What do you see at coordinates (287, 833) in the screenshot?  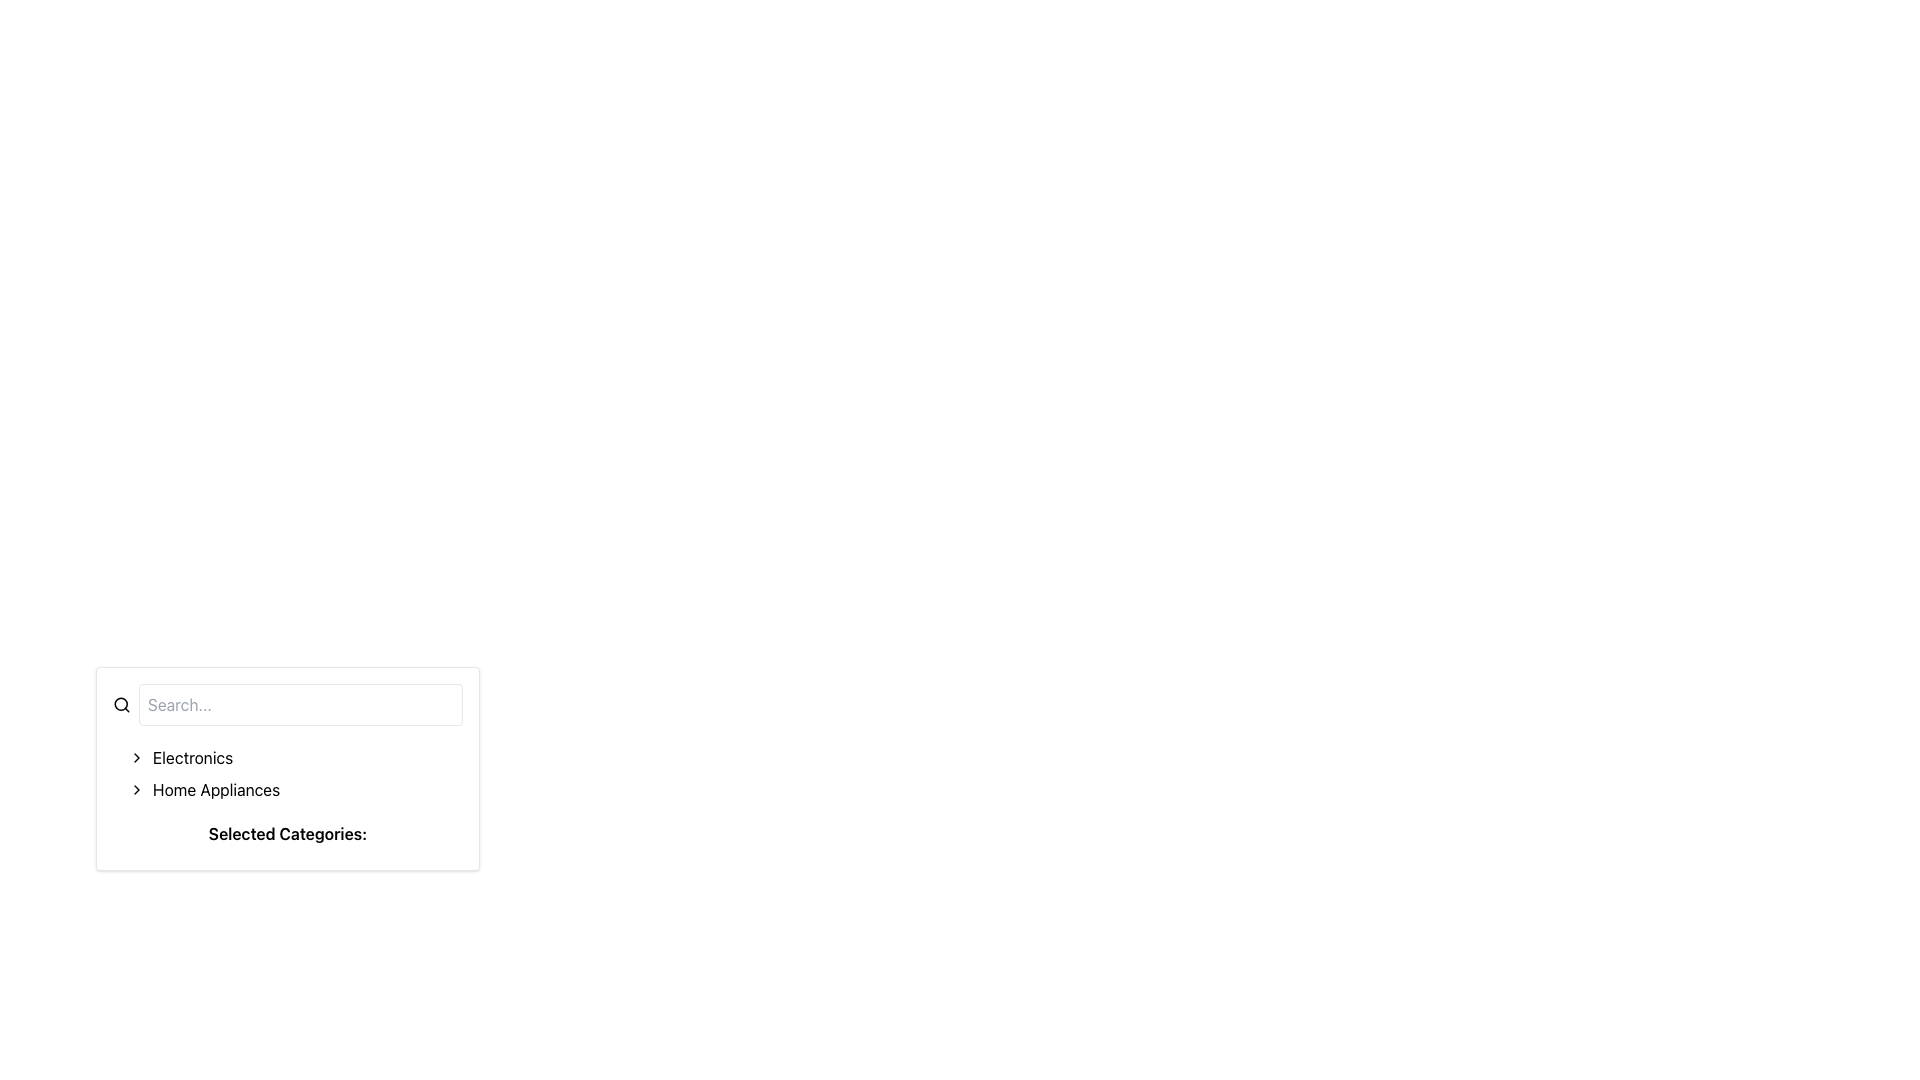 I see `the text label that indicates the section corresponding to selected categories, positioned below the category list in the white box` at bounding box center [287, 833].